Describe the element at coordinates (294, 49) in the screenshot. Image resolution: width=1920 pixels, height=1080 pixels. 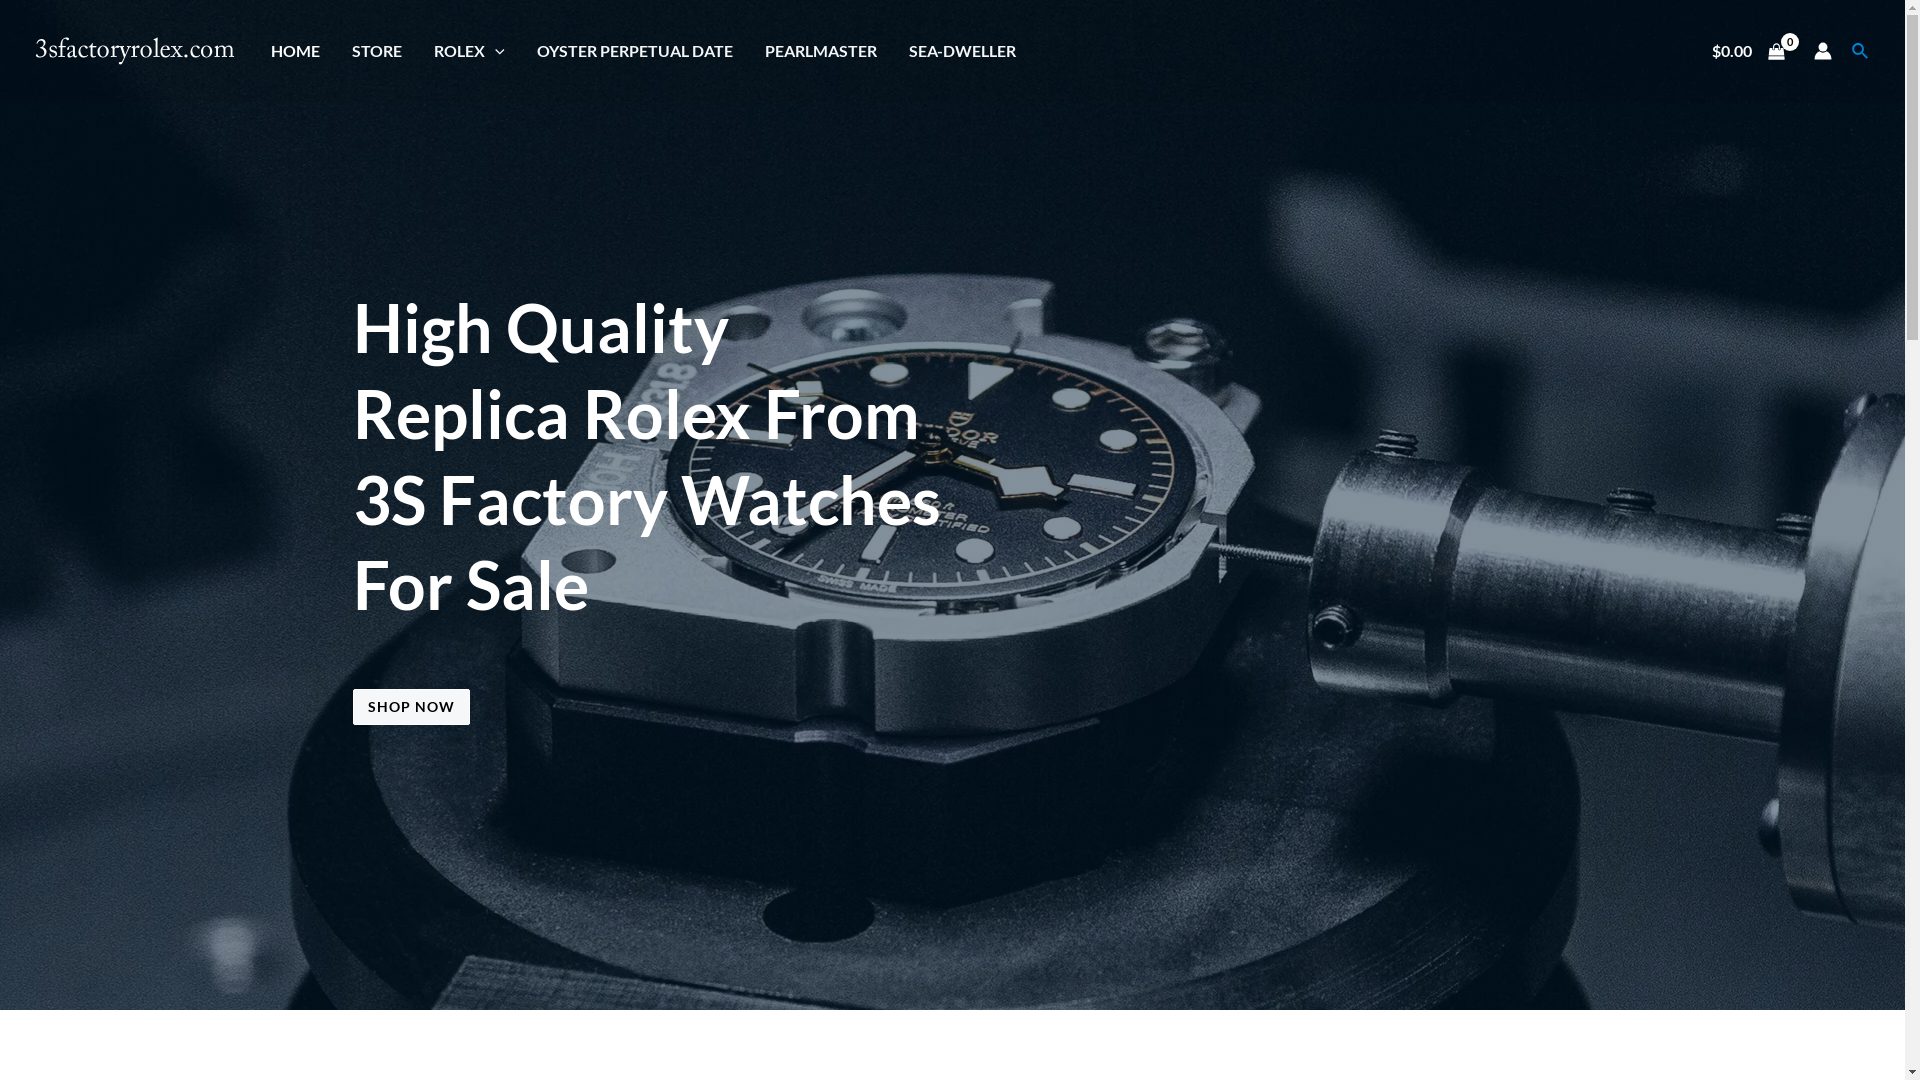
I see `'HOME'` at that location.